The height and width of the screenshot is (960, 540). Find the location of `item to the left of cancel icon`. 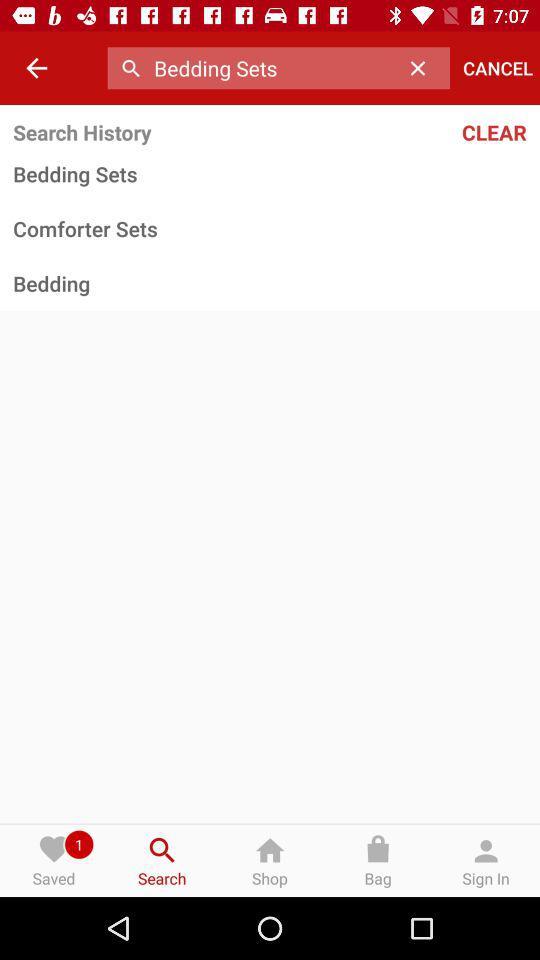

item to the left of cancel icon is located at coordinates (422, 68).